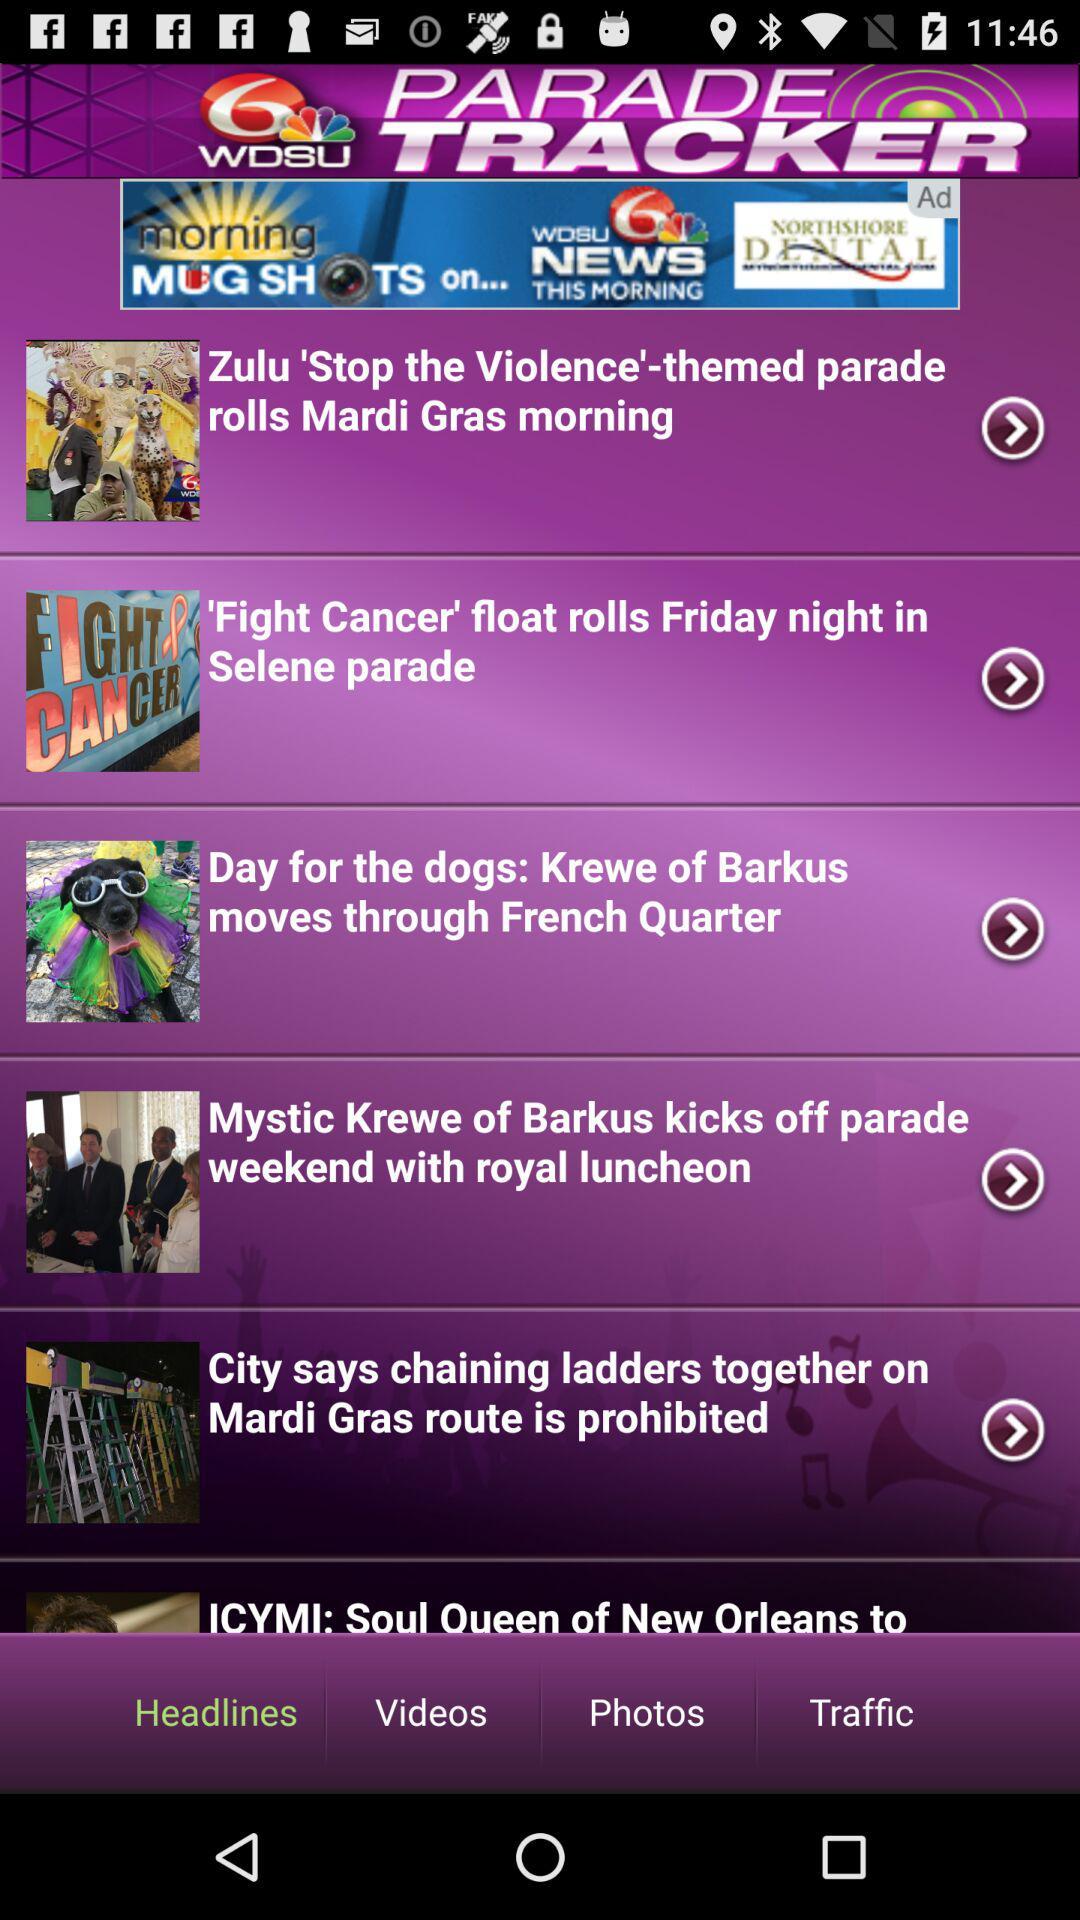  Describe the element at coordinates (112, 1431) in the screenshot. I see `the image beside city says chaining ladders together on mardi gras route is prohibited` at that location.